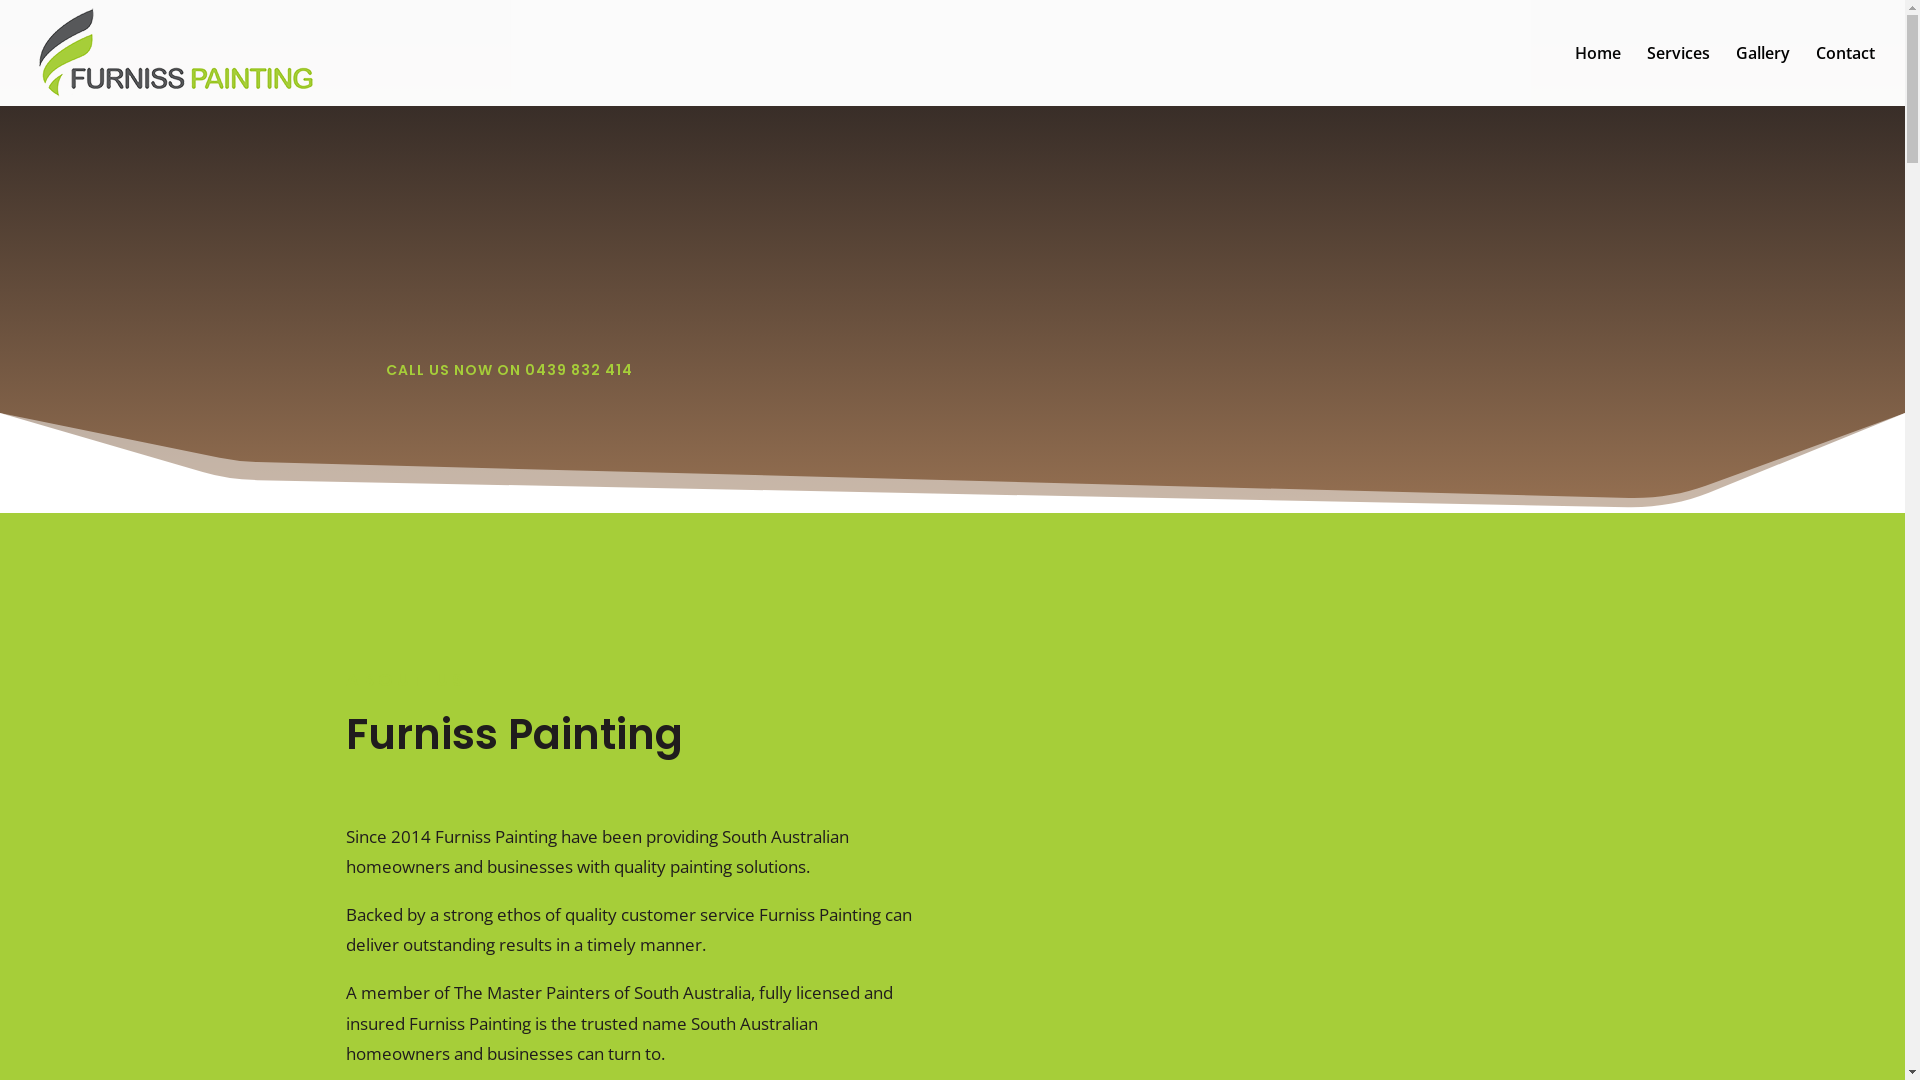  Describe the element at coordinates (509, 370) in the screenshot. I see `'CALL US NOW ON 0439 832 414'` at that location.